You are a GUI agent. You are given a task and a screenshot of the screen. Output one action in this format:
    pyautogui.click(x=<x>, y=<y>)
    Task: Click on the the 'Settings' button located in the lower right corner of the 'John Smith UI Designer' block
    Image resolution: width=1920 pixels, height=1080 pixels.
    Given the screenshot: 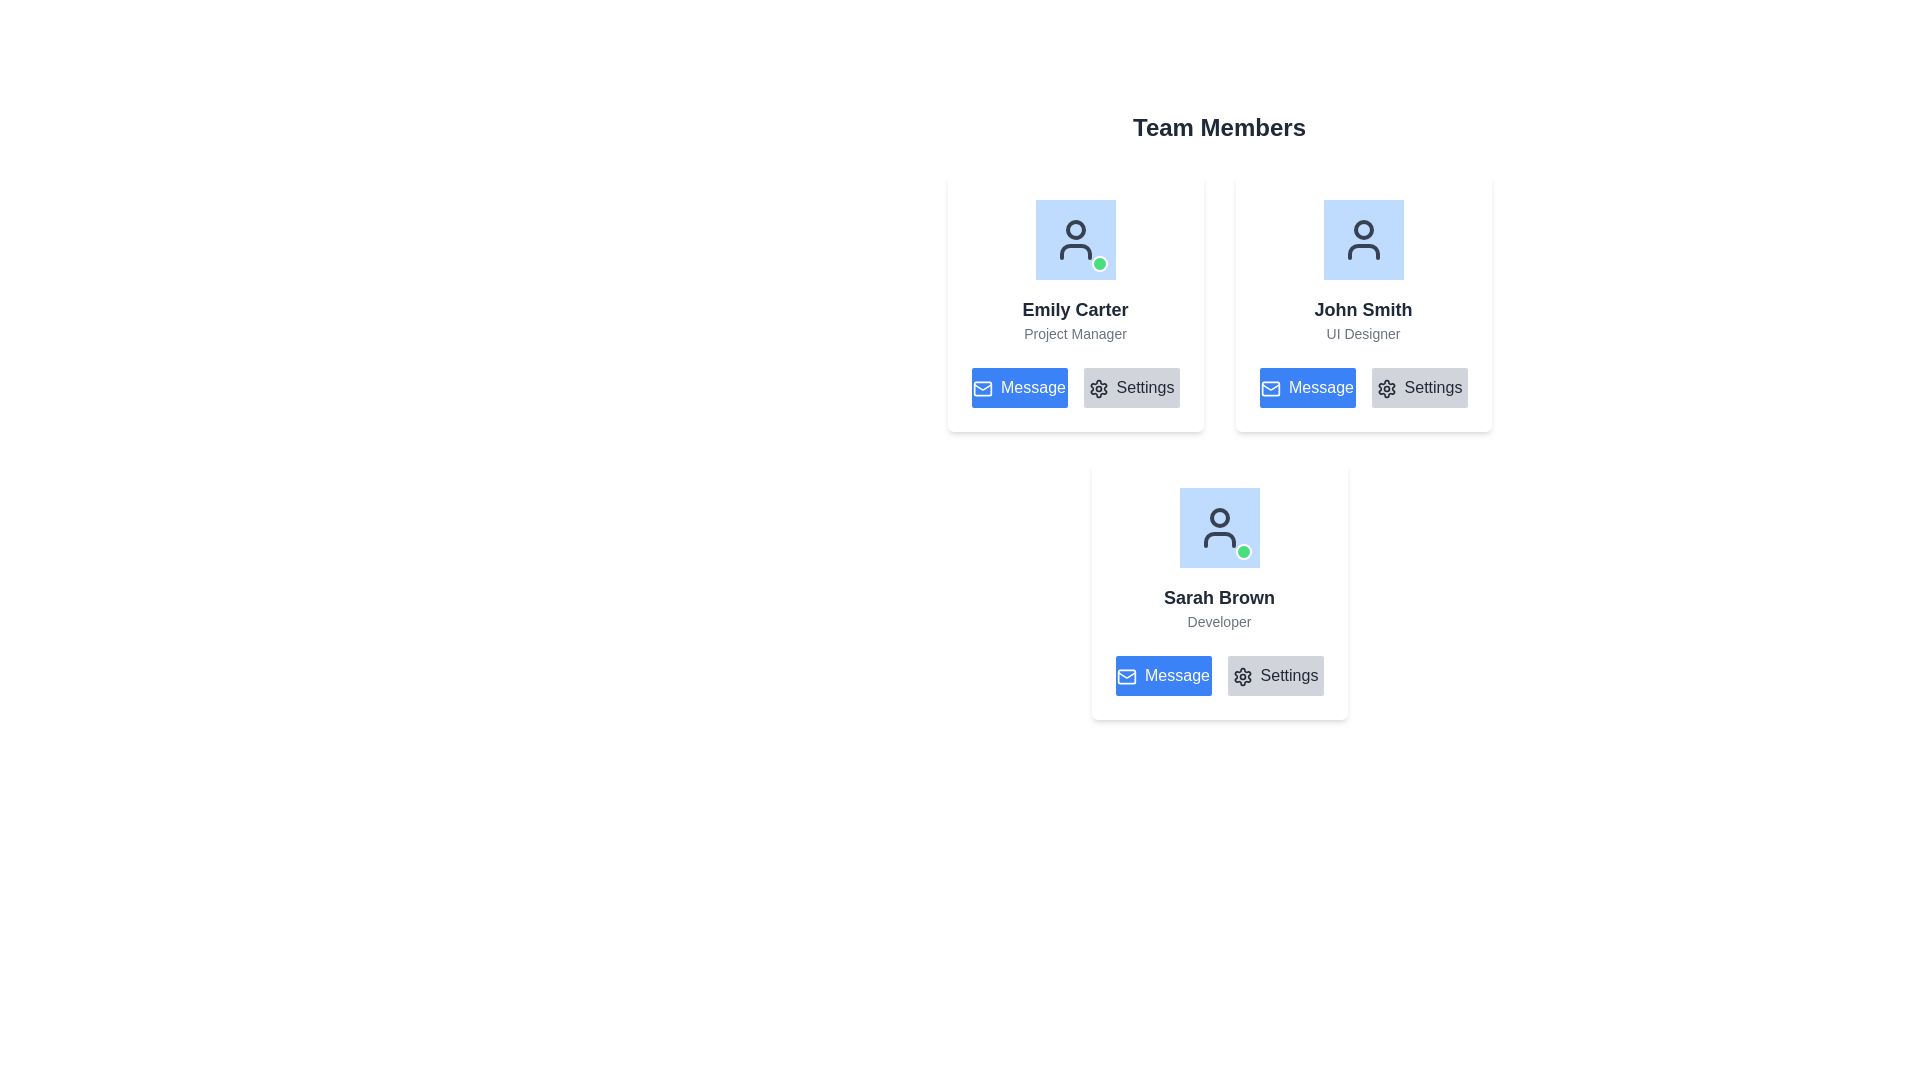 What is the action you would take?
    pyautogui.click(x=1418, y=388)
    